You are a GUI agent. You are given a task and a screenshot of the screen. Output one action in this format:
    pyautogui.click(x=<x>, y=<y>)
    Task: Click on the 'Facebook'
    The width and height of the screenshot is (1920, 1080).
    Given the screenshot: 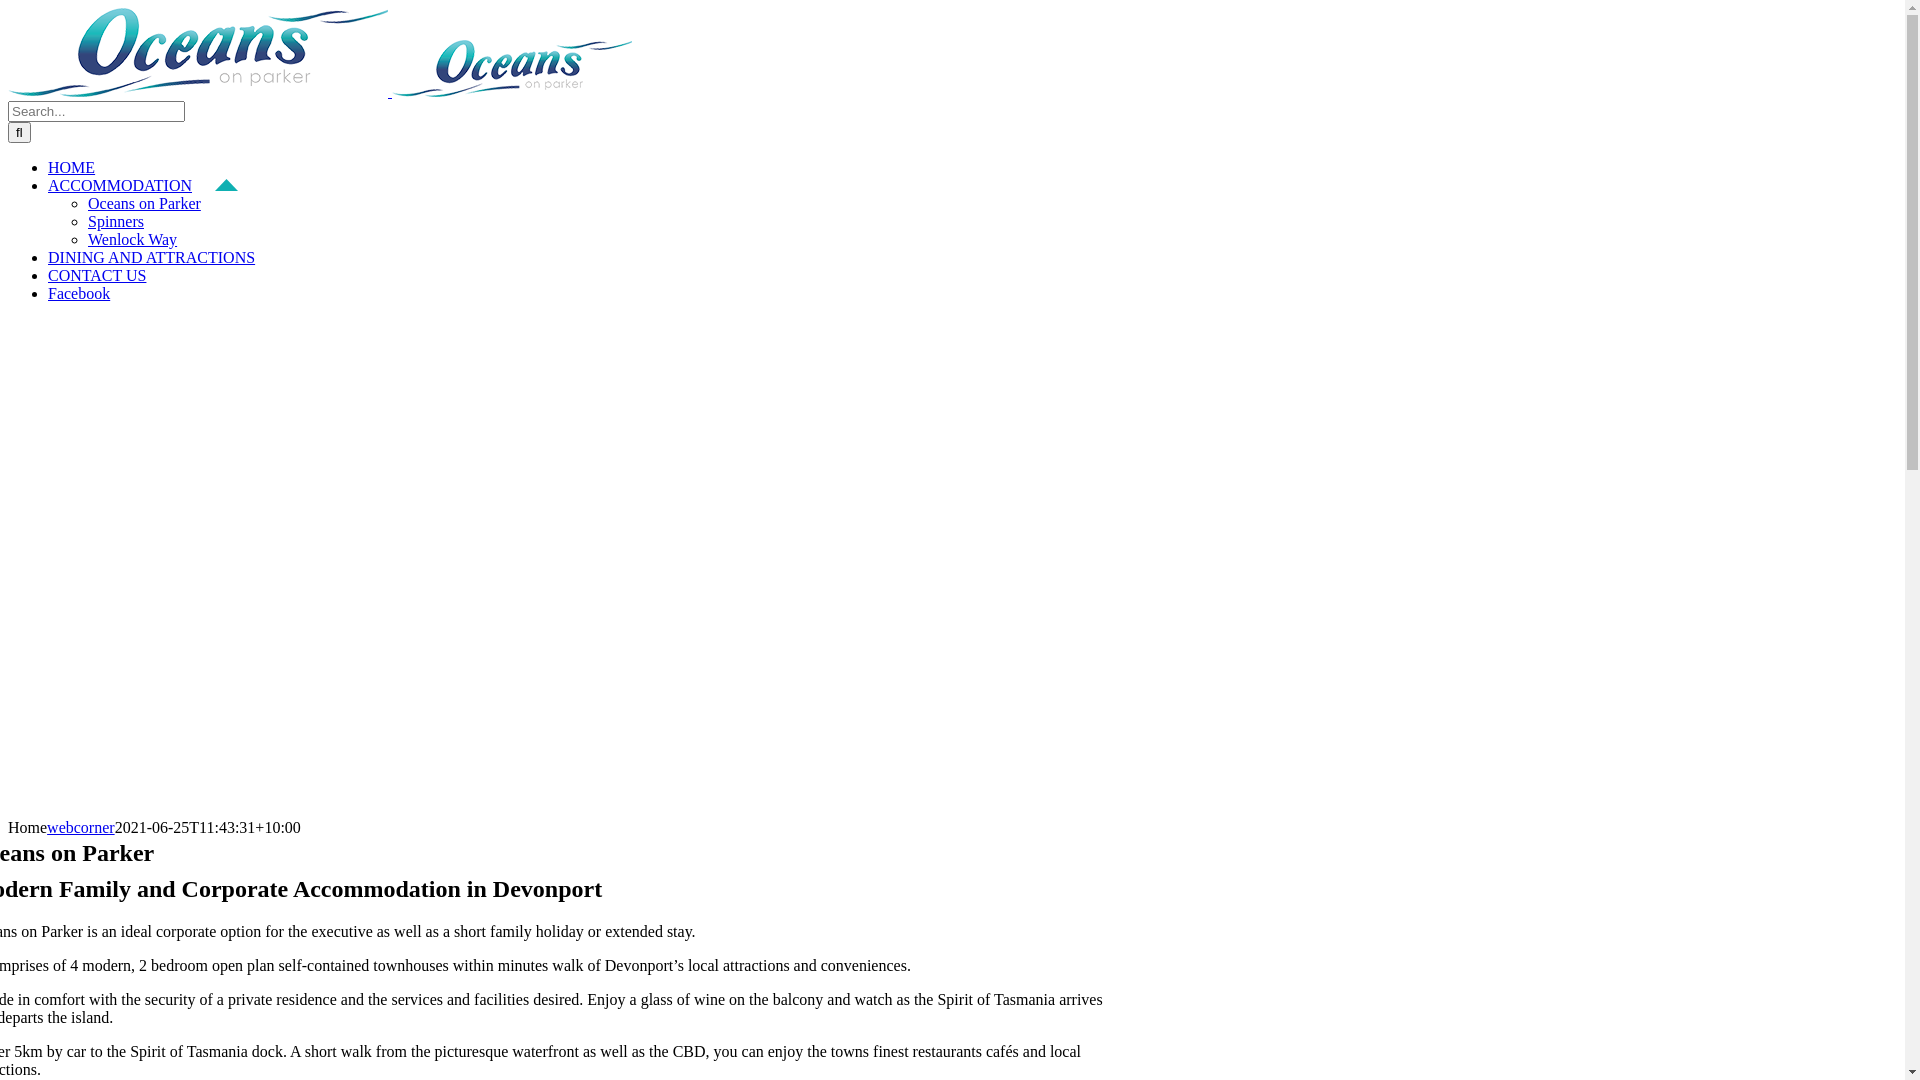 What is the action you would take?
    pyautogui.click(x=89, y=293)
    